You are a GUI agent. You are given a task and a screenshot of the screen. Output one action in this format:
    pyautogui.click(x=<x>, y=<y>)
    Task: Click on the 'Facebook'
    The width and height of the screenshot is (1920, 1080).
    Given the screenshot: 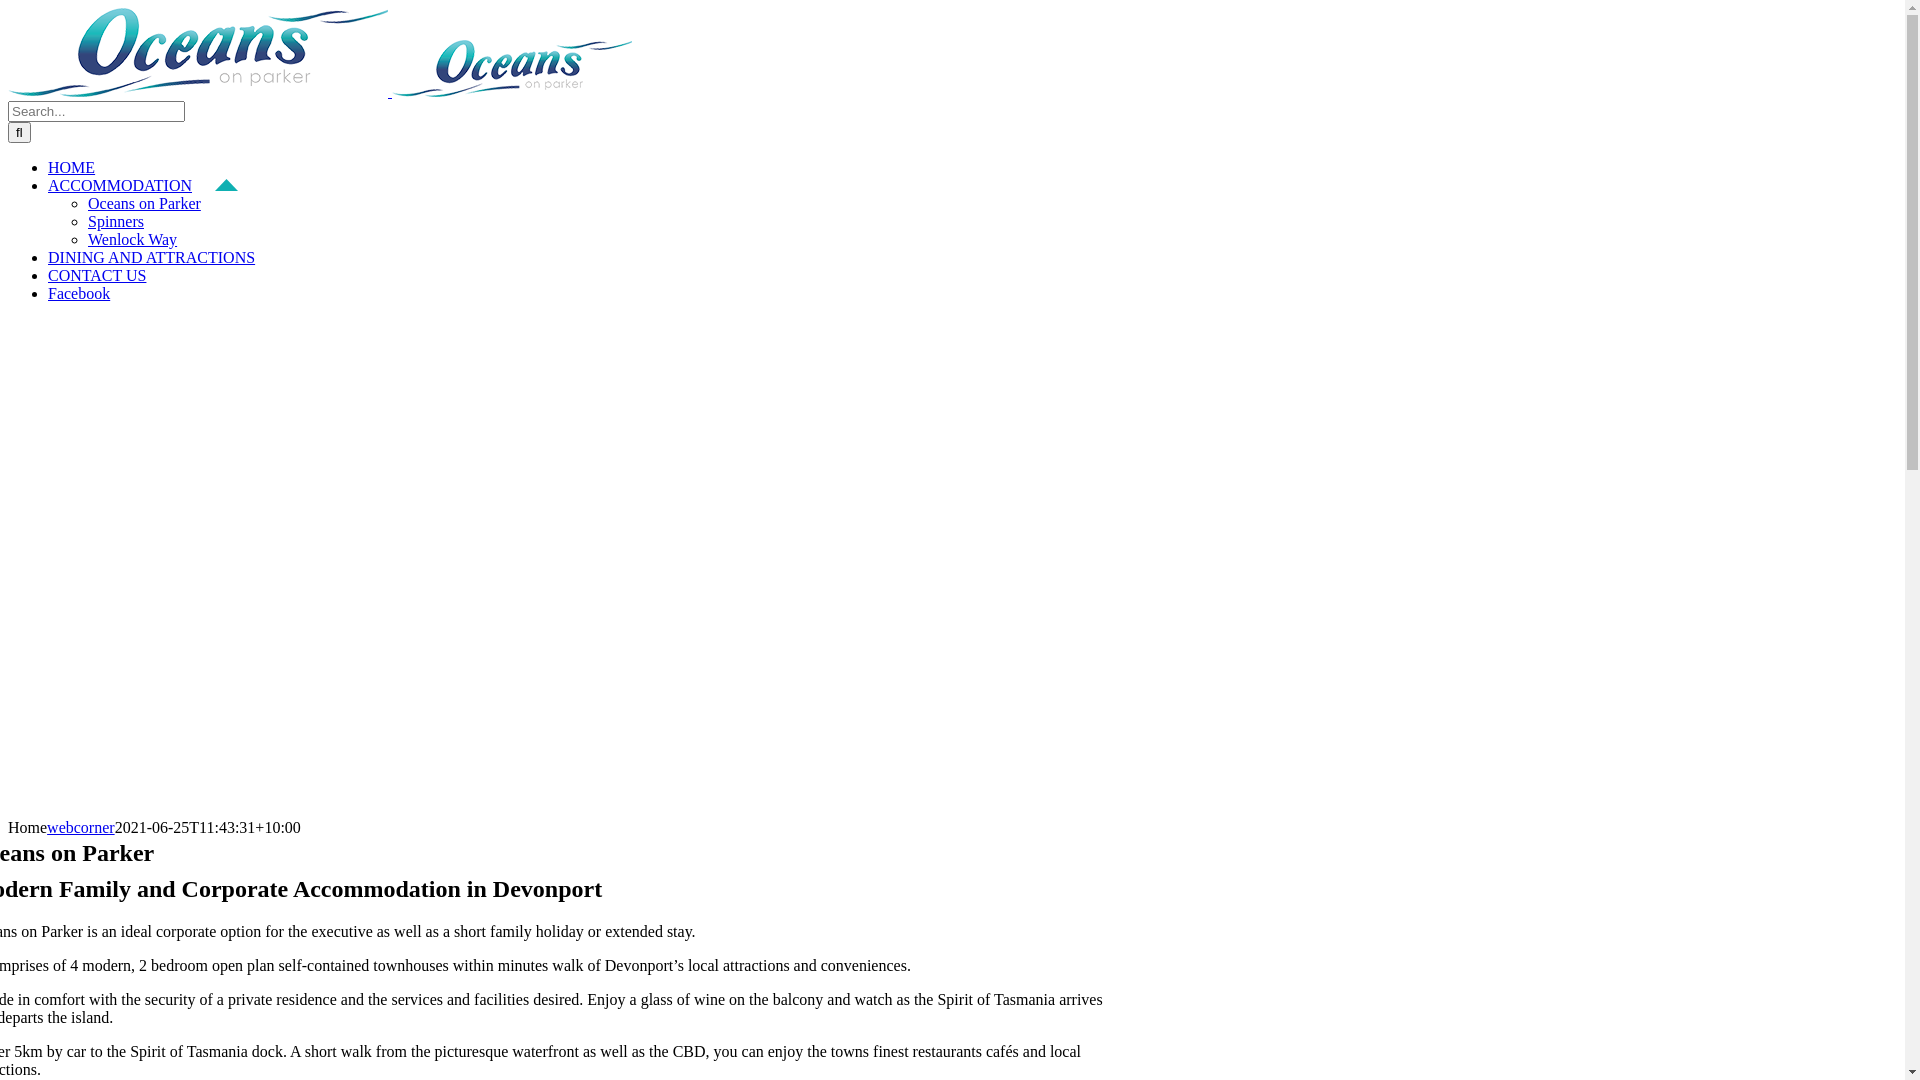 What is the action you would take?
    pyautogui.click(x=89, y=293)
    